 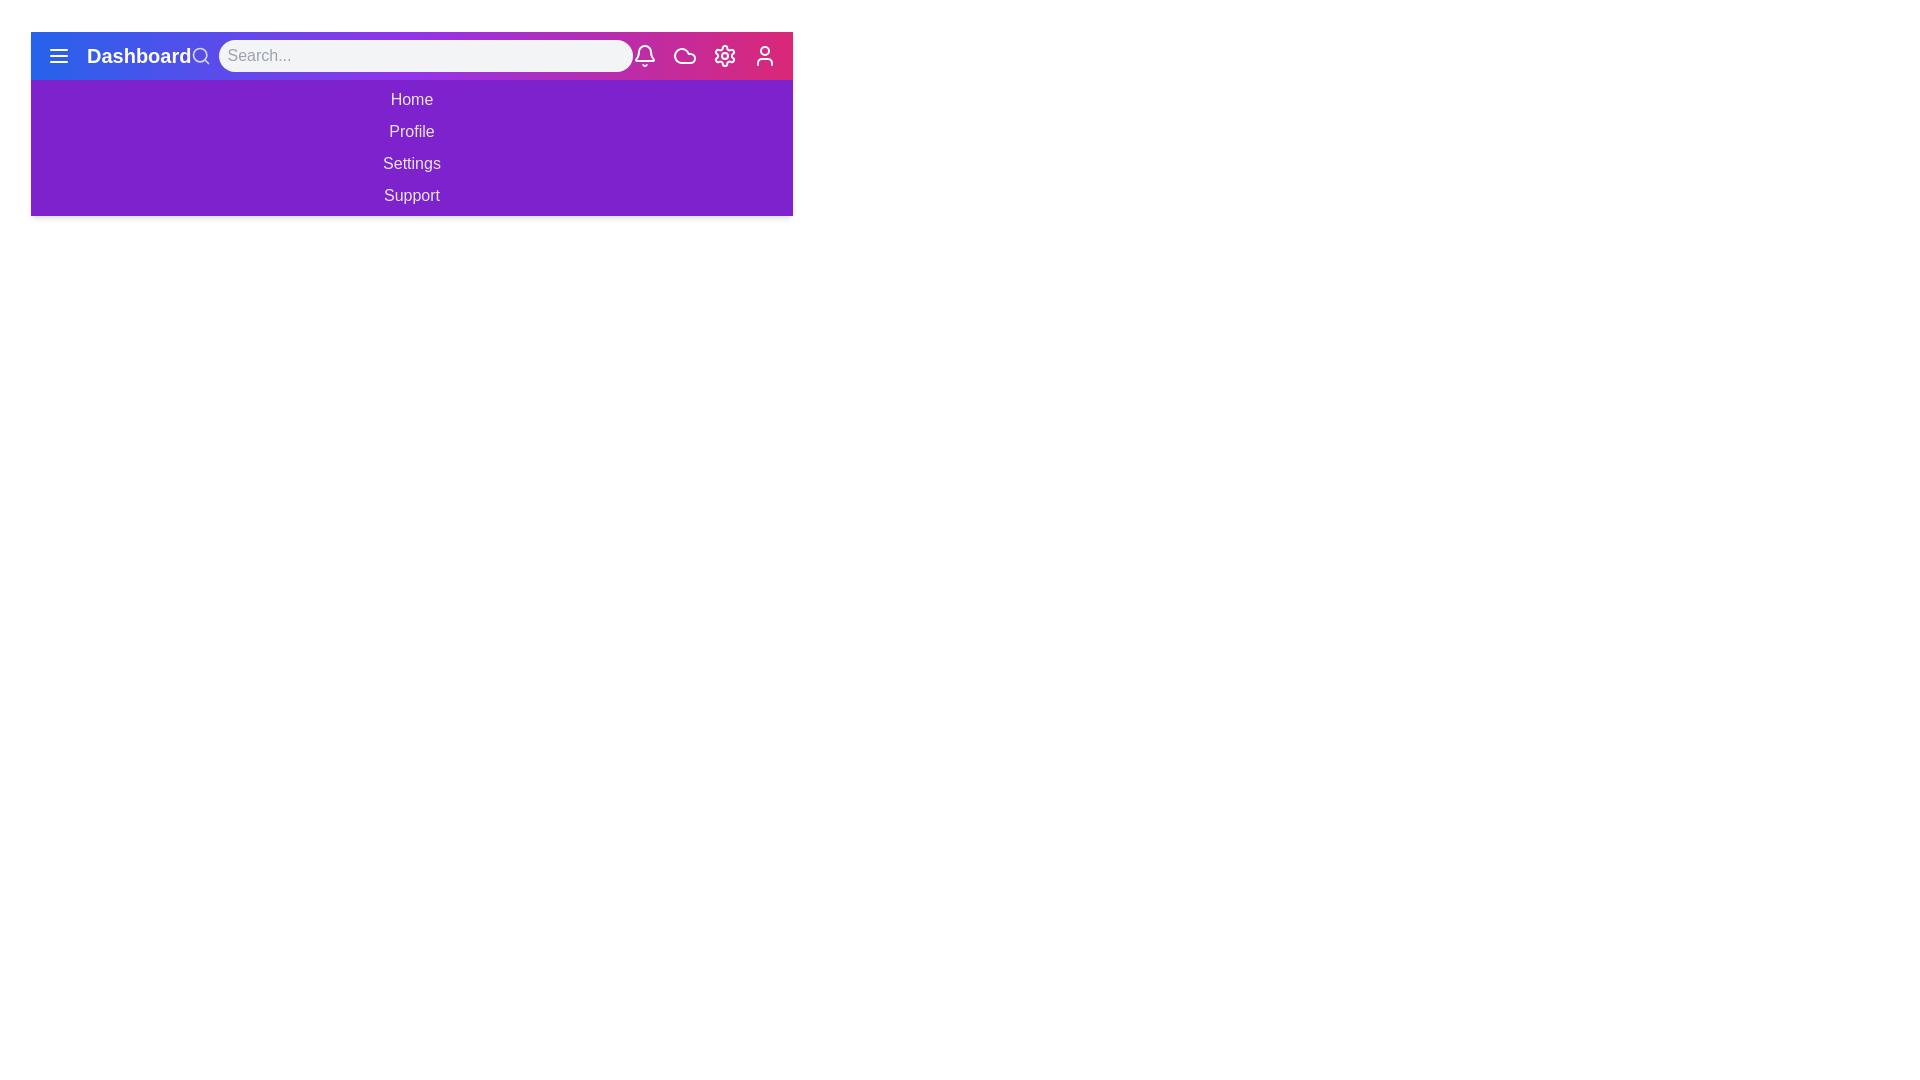 I want to click on the notifications icon in the app bar, so click(x=644, y=55).